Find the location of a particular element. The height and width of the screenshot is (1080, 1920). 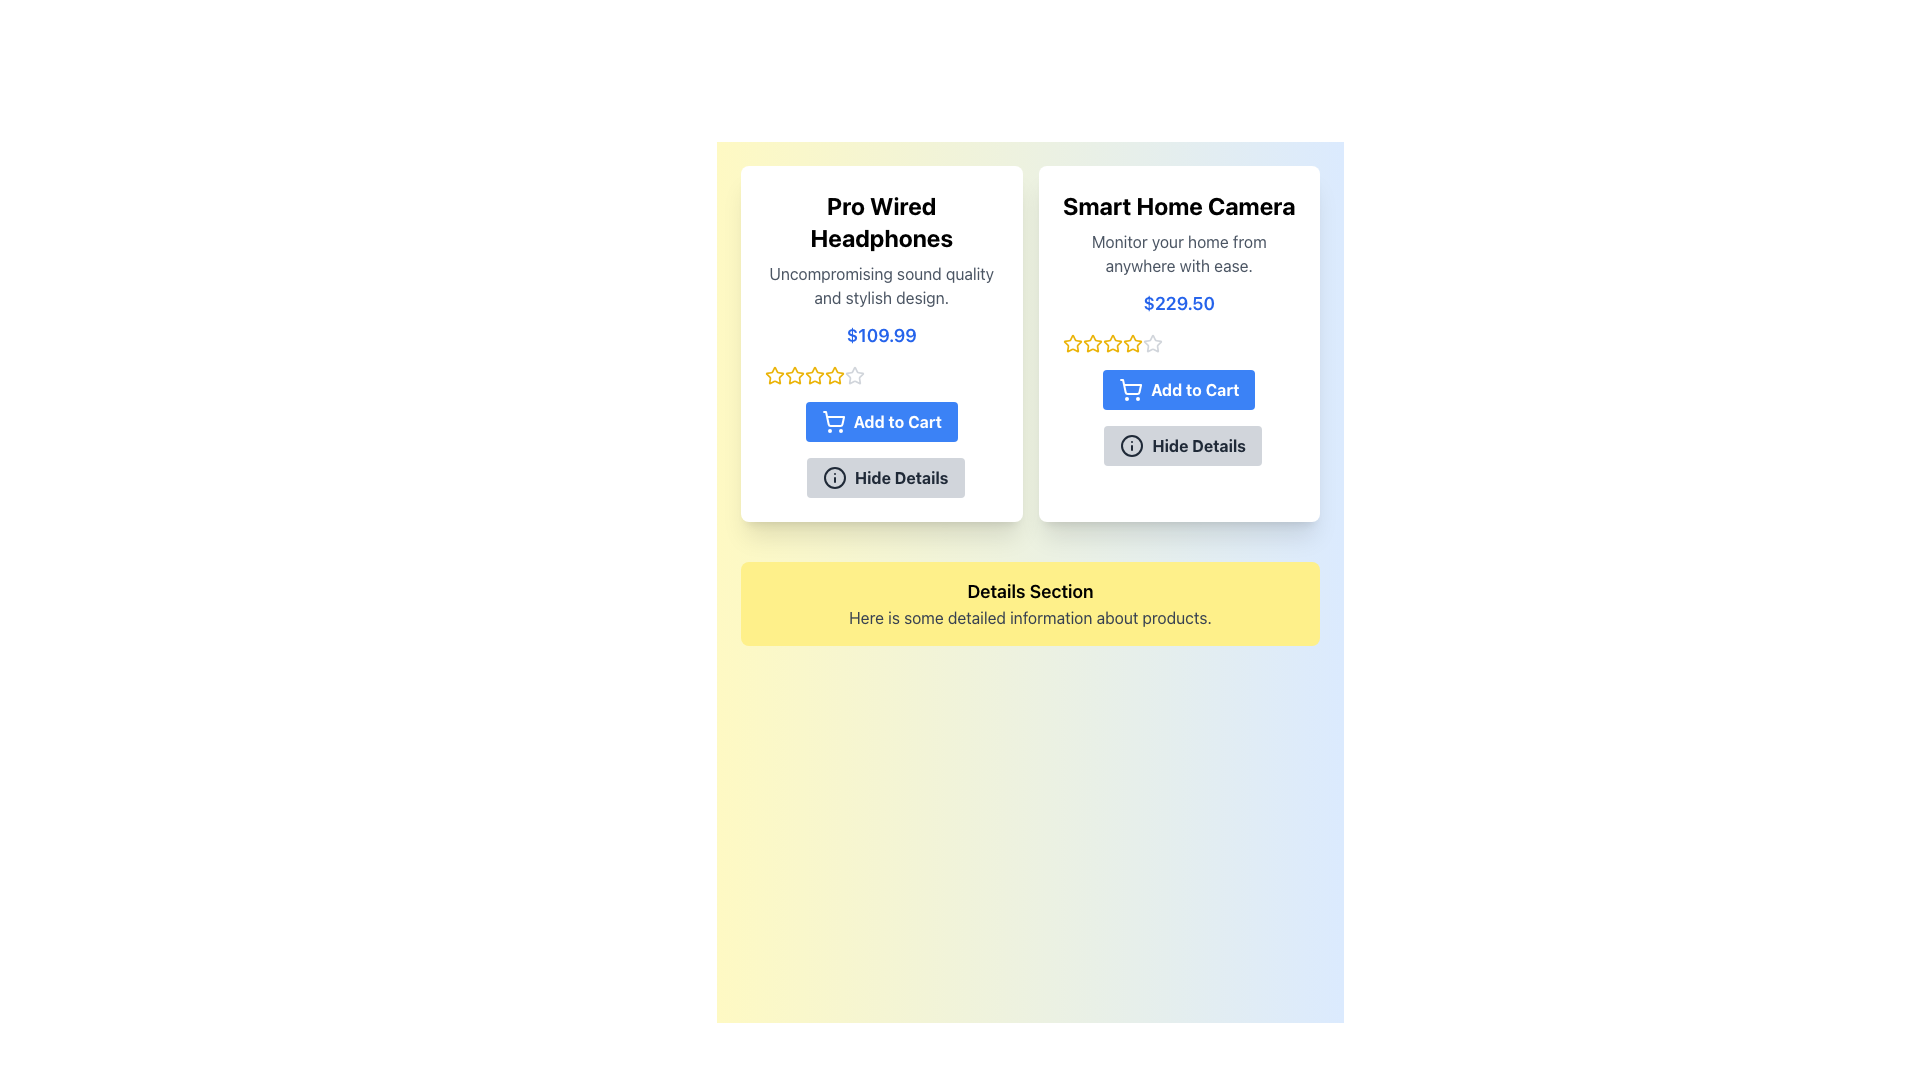

the third star icon, which is outlined in yellow and filled with white, used for rating below the product title and price of 'Pro Wired Headphones' is located at coordinates (815, 375).